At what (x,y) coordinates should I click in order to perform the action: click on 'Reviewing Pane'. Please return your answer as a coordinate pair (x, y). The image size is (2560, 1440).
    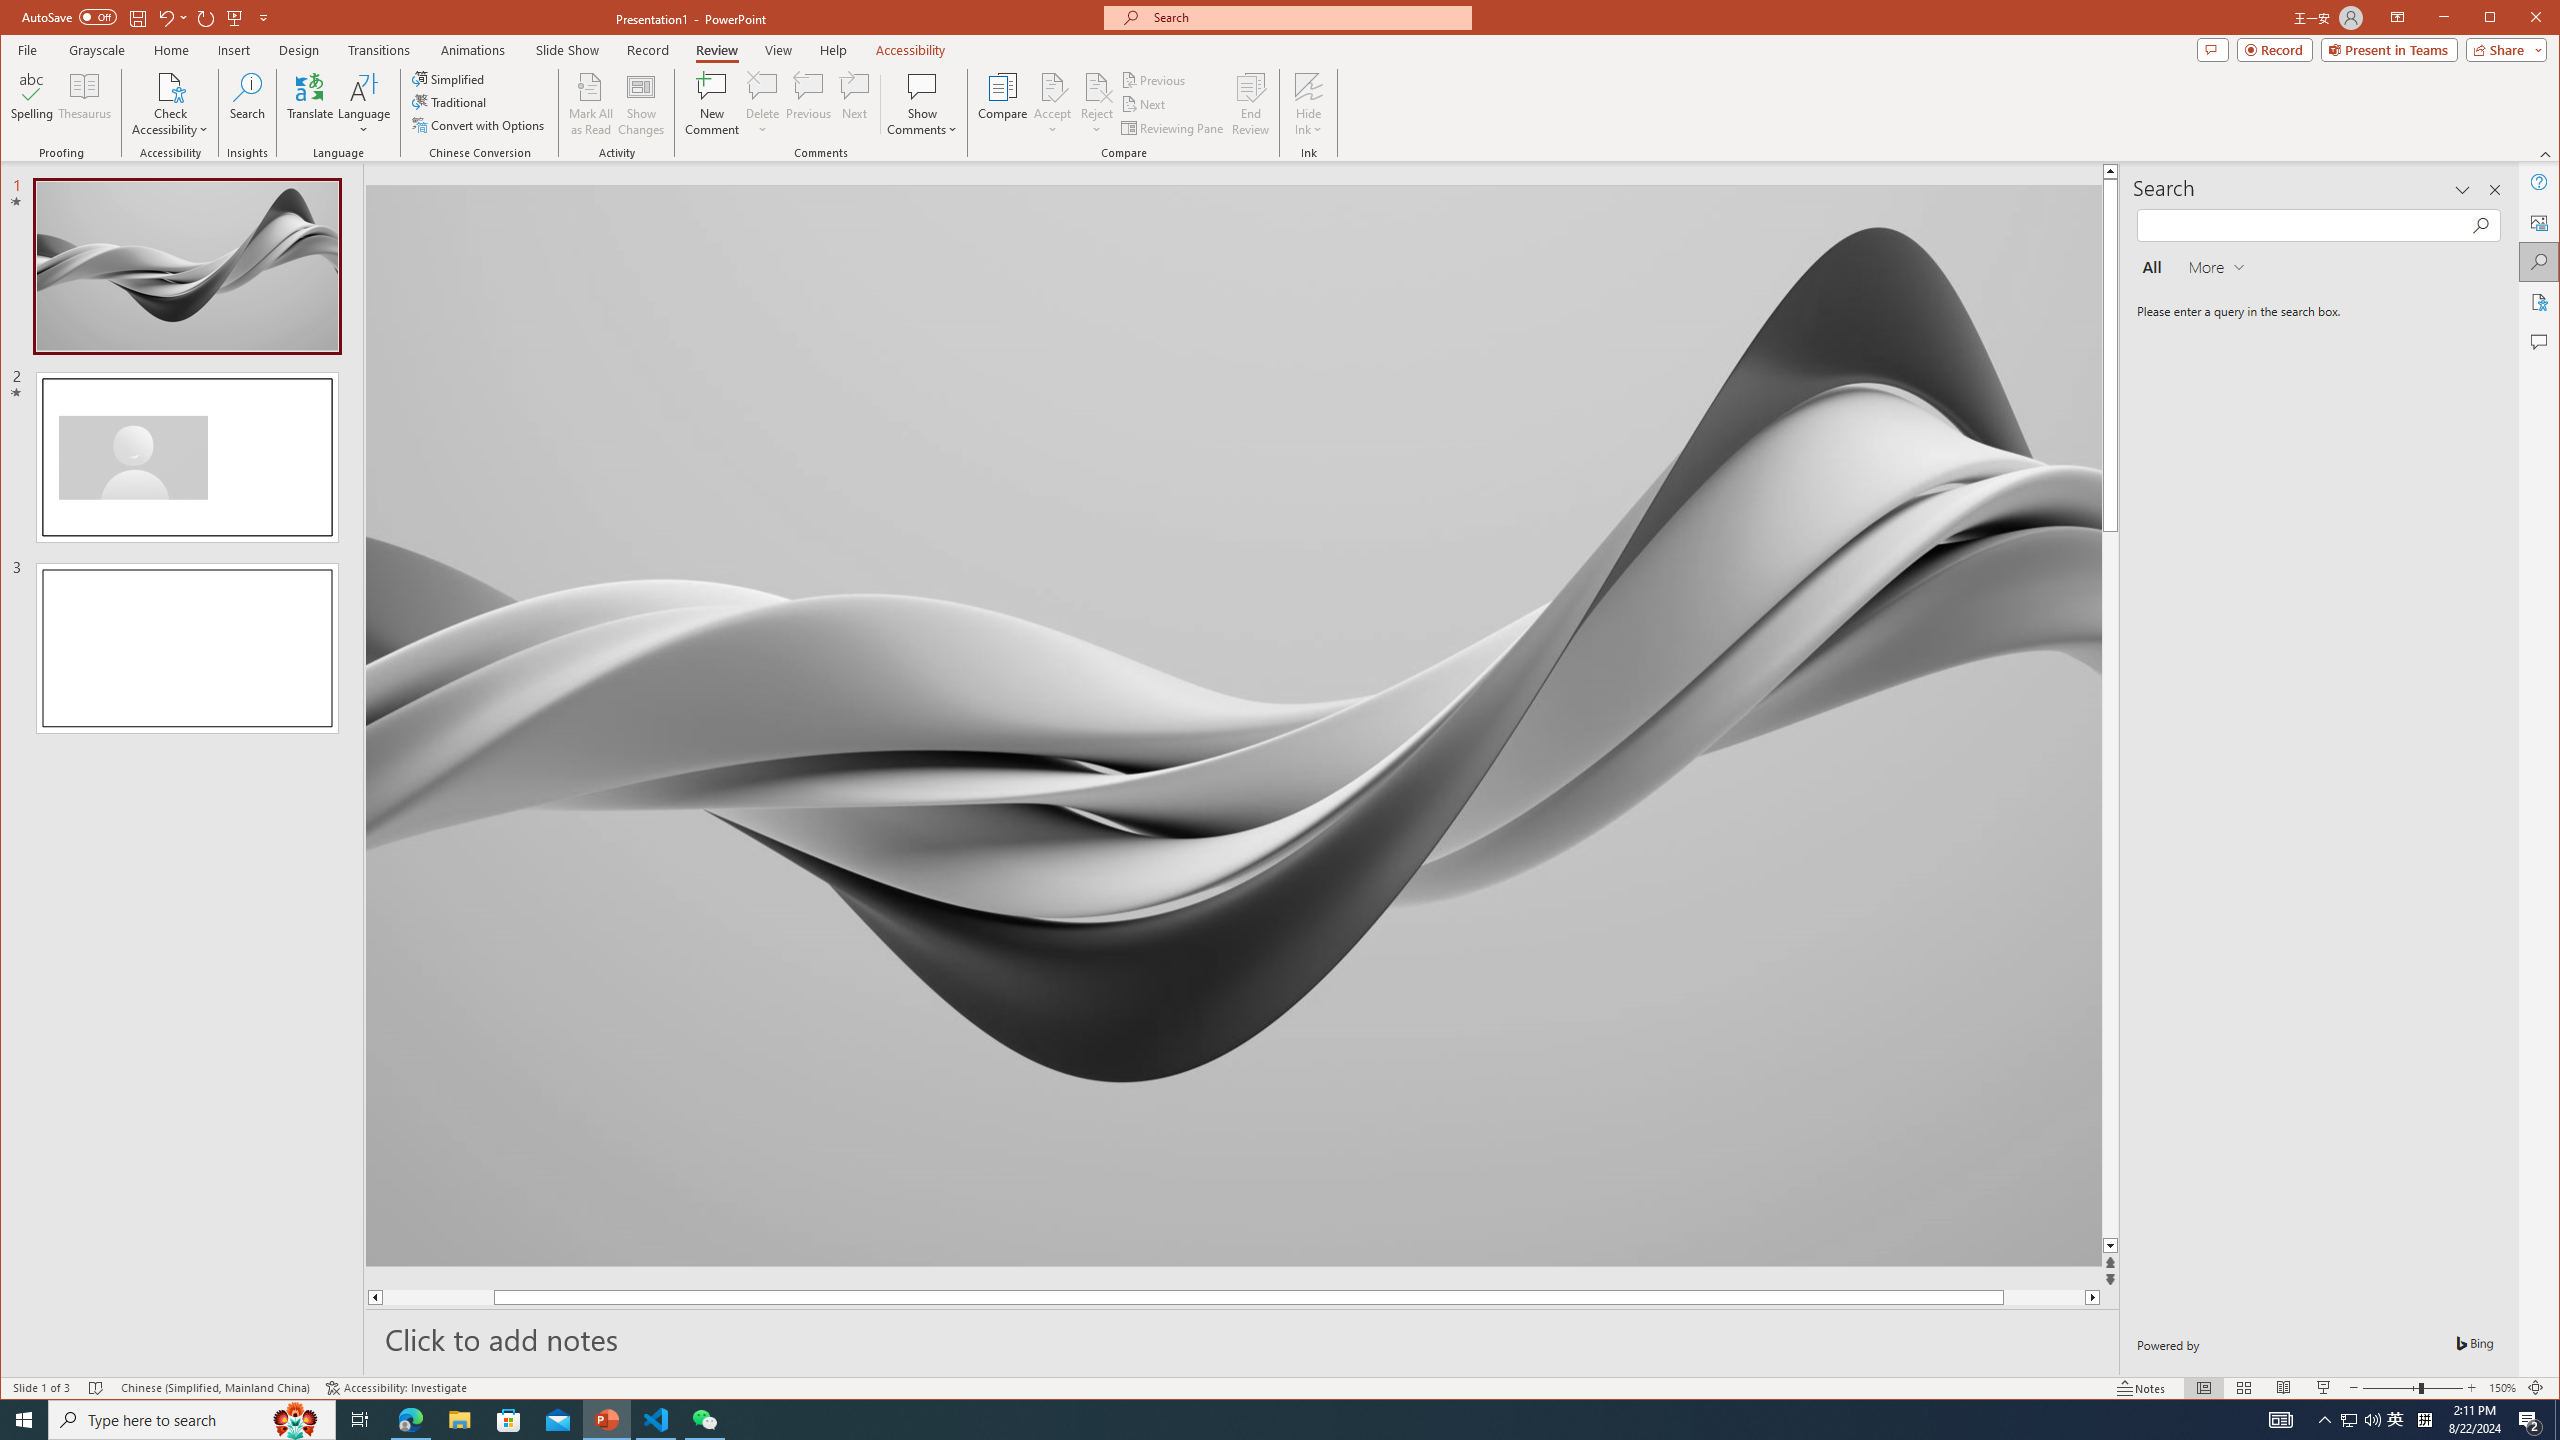
    Looking at the image, I should click on (1173, 127).